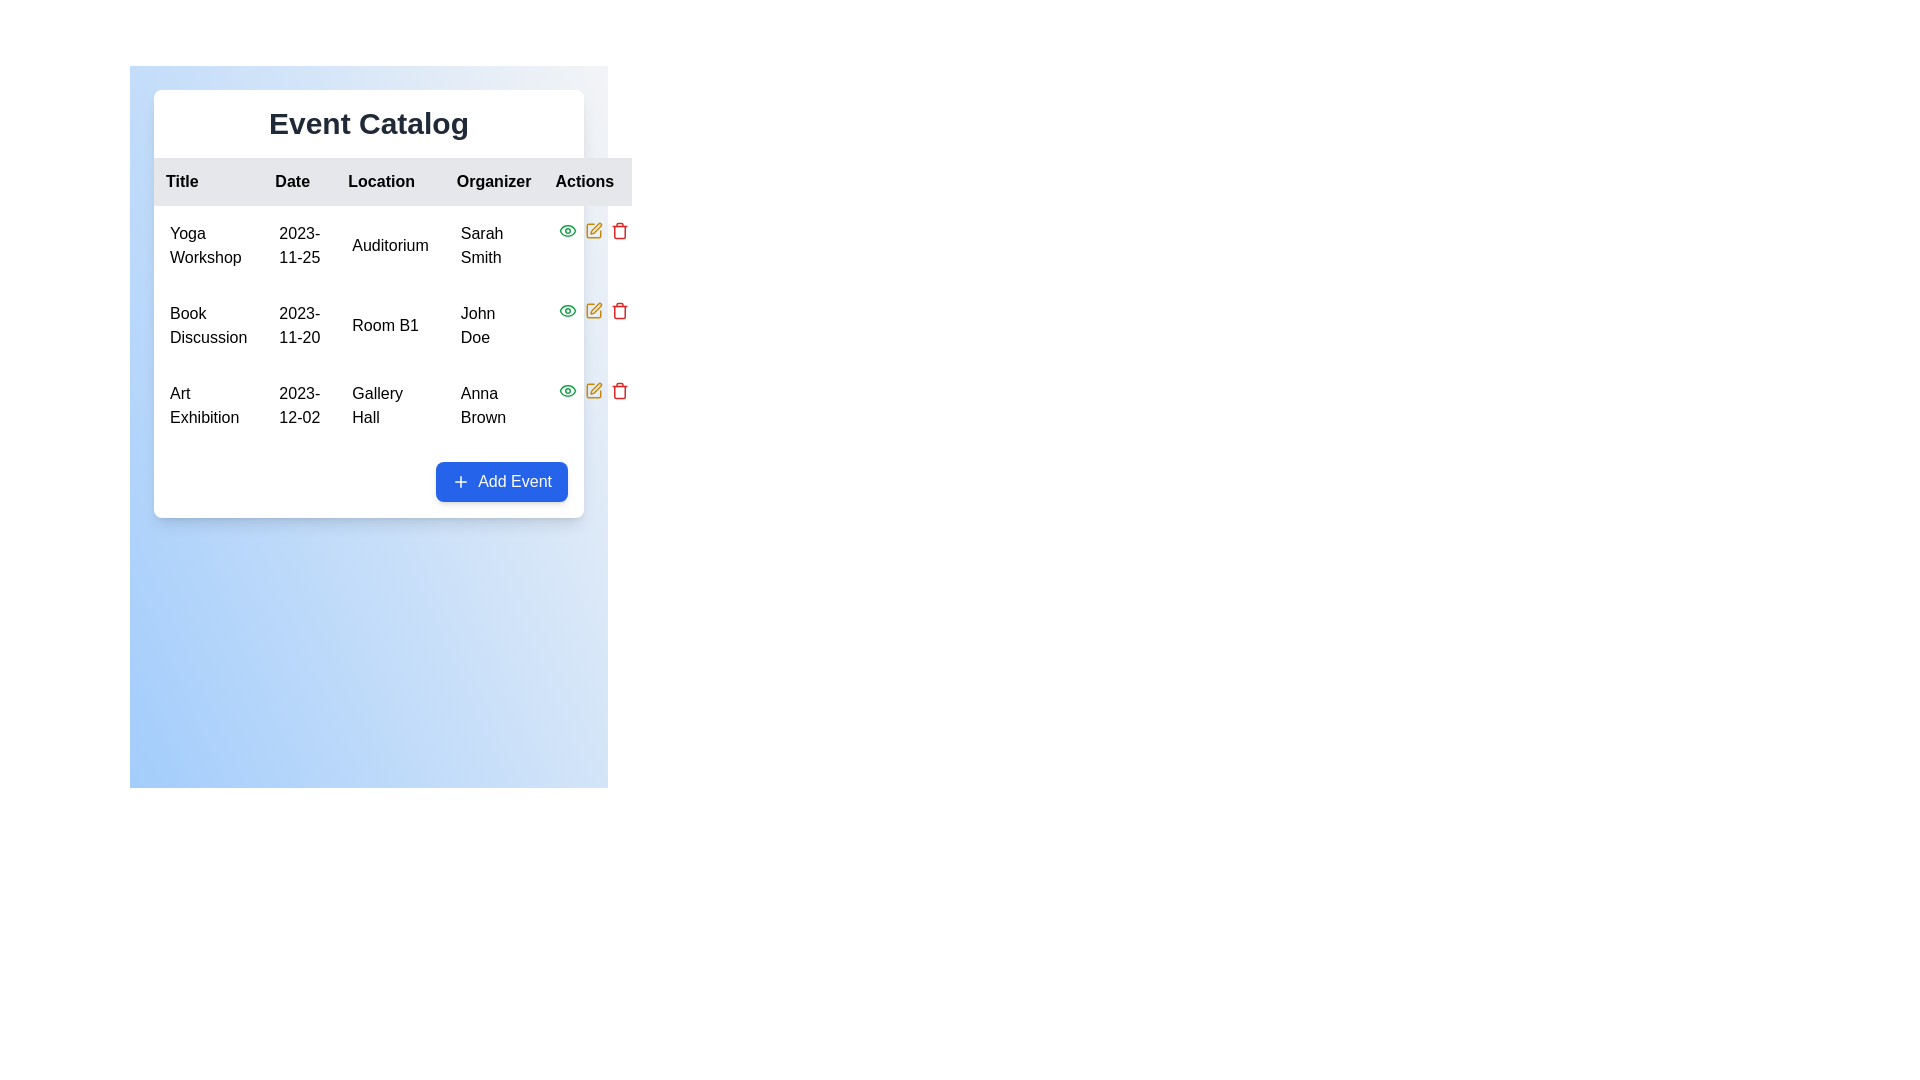 The height and width of the screenshot is (1080, 1920). I want to click on the static text label reading 'Actions', which is the last item in a horizontal row of header labels in the top-right corner of the data table's header, so click(593, 181).